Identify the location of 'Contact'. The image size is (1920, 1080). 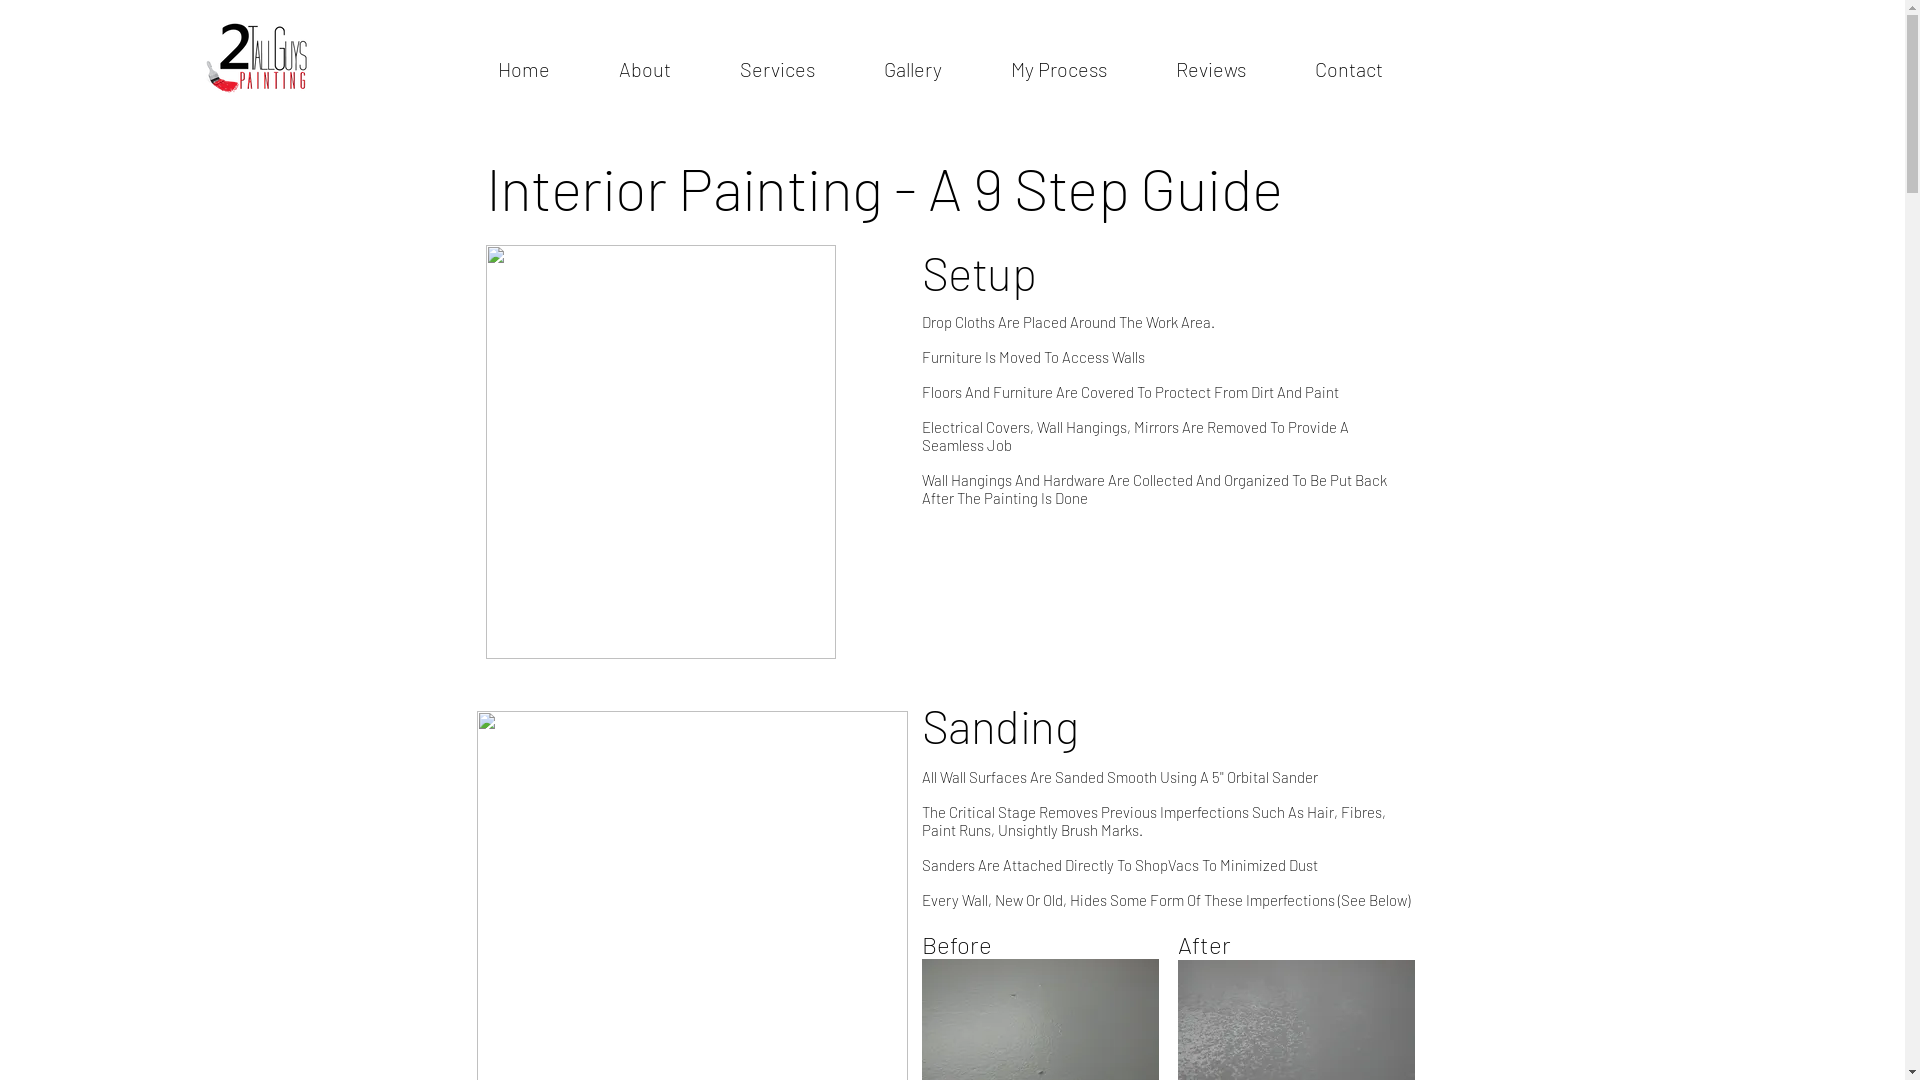
(1348, 68).